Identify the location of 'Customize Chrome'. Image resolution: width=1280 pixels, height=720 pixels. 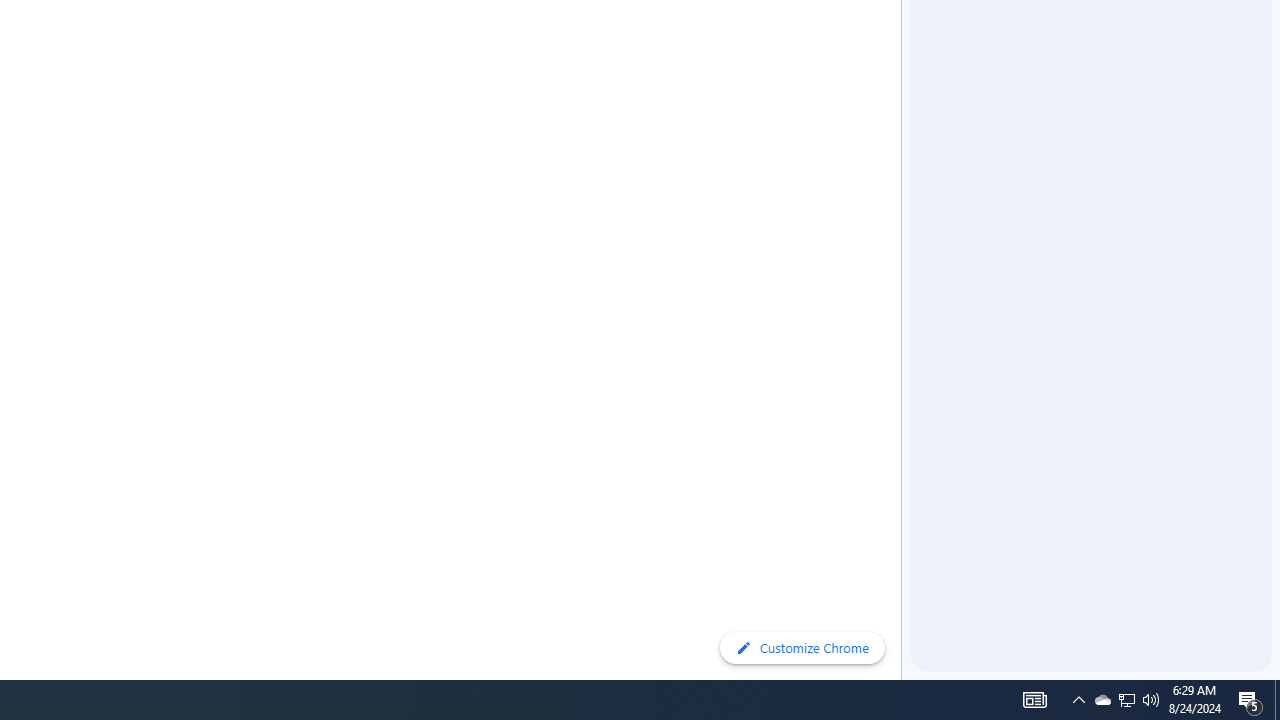
(801, 648).